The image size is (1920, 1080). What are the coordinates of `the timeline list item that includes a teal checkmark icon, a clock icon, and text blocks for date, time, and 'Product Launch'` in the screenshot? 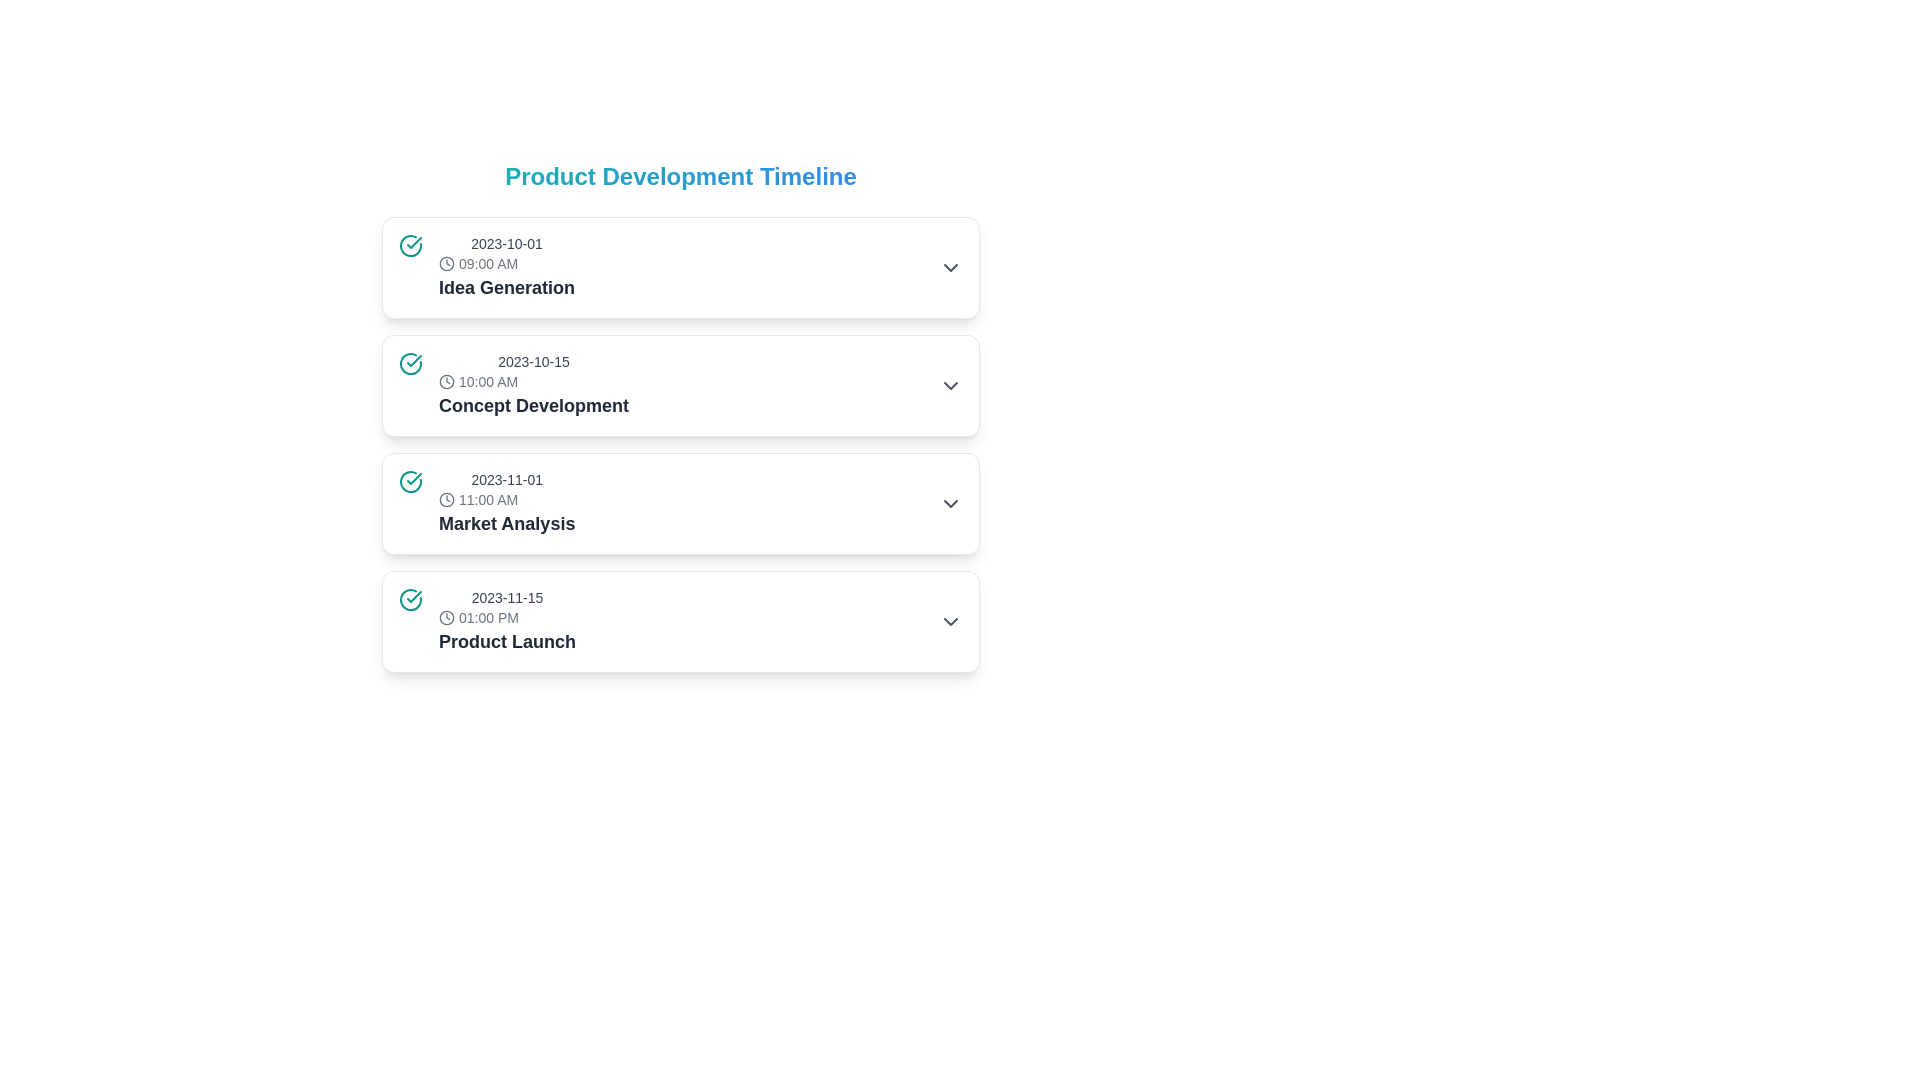 It's located at (487, 620).